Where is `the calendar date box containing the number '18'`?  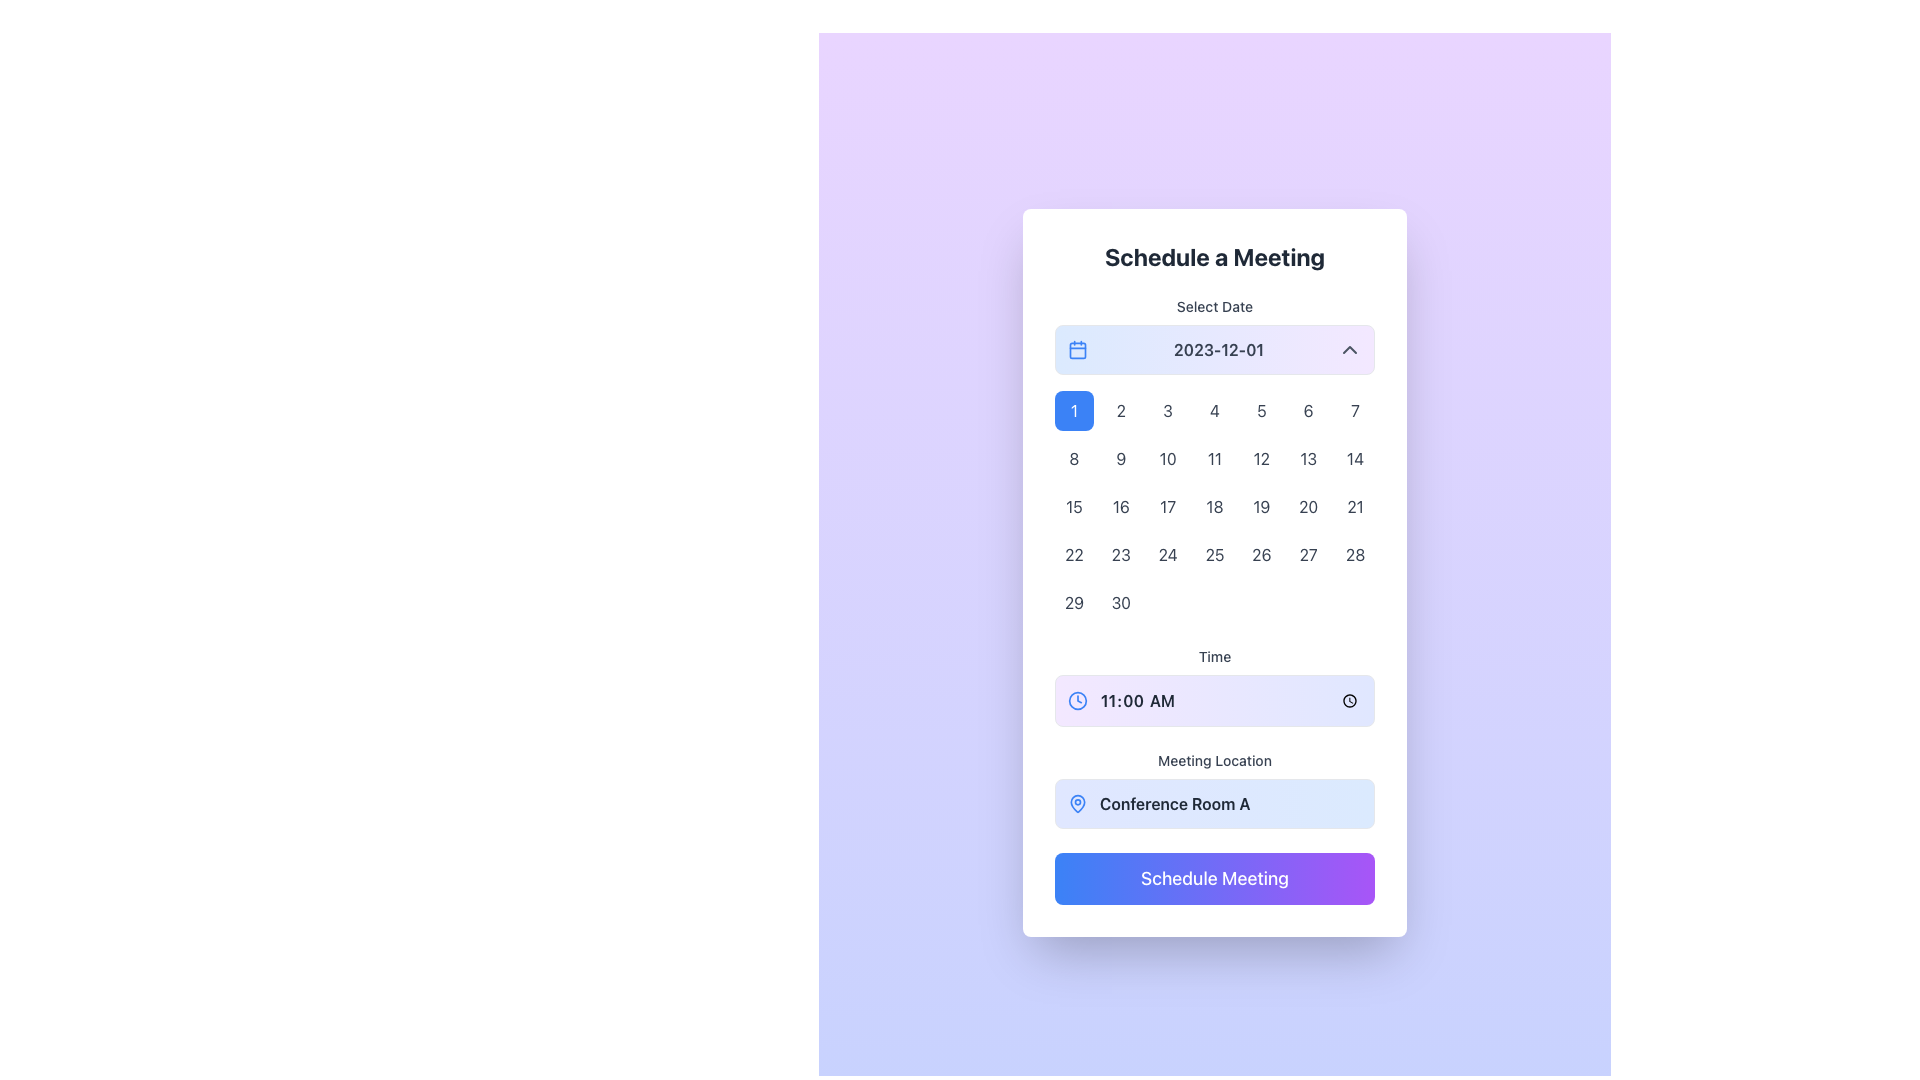 the calendar date box containing the number '18' is located at coordinates (1213, 505).